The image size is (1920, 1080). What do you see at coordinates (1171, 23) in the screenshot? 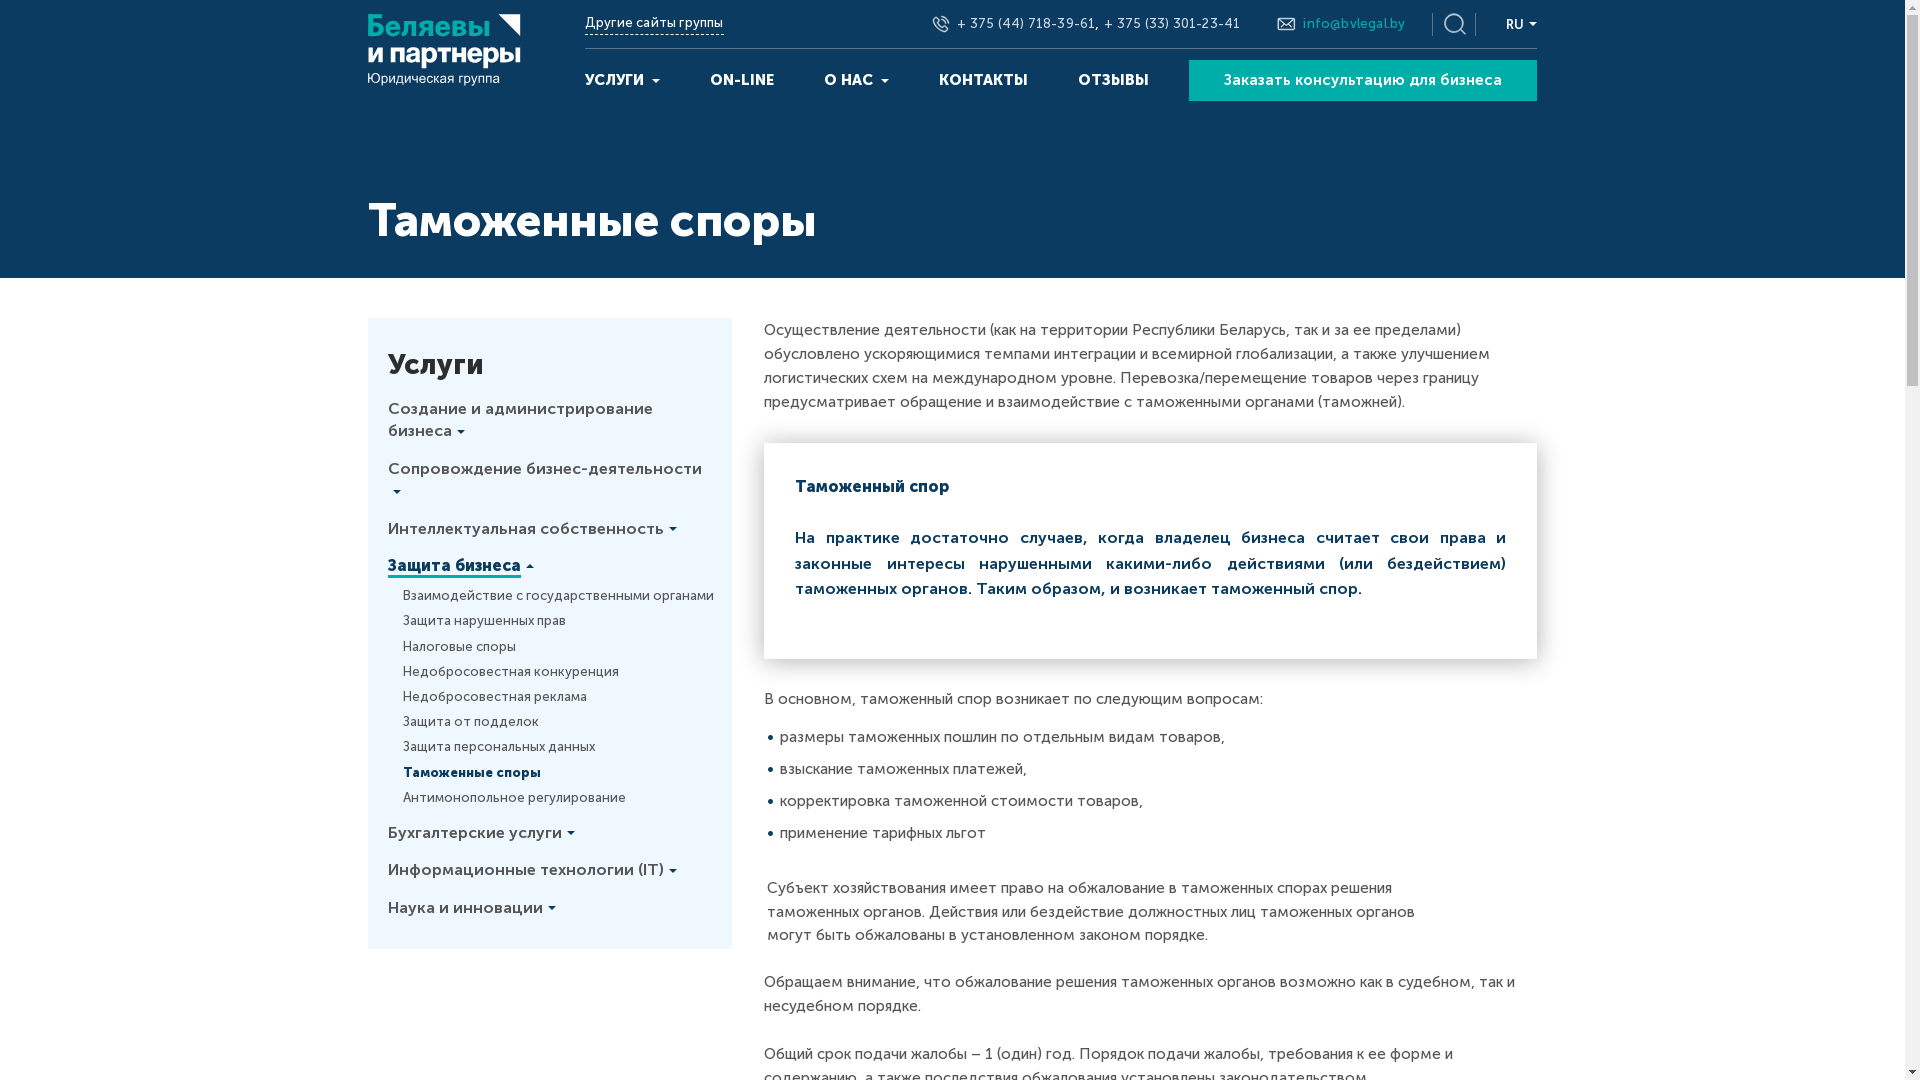
I see `'+ 375 (33) 301-23-41'` at bounding box center [1171, 23].